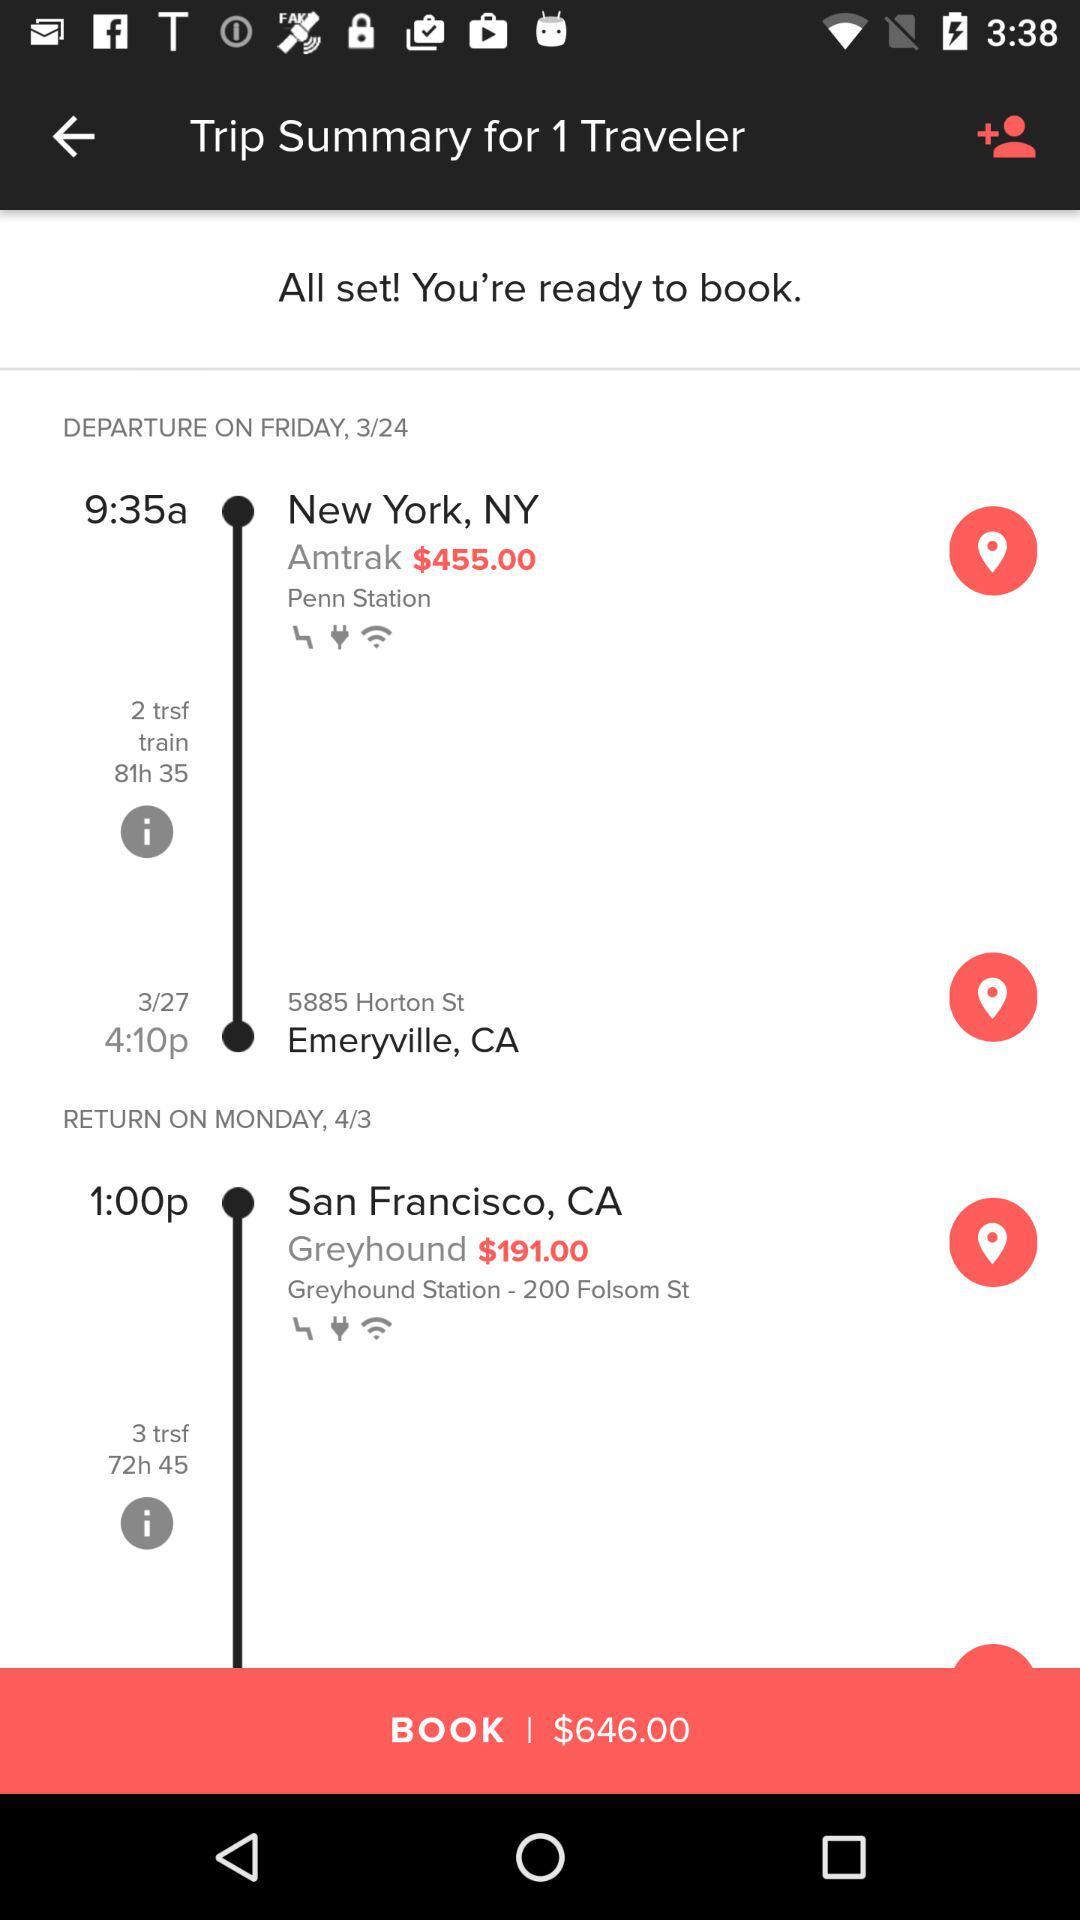  Describe the element at coordinates (596, 1002) in the screenshot. I see `the 5885 horton st` at that location.